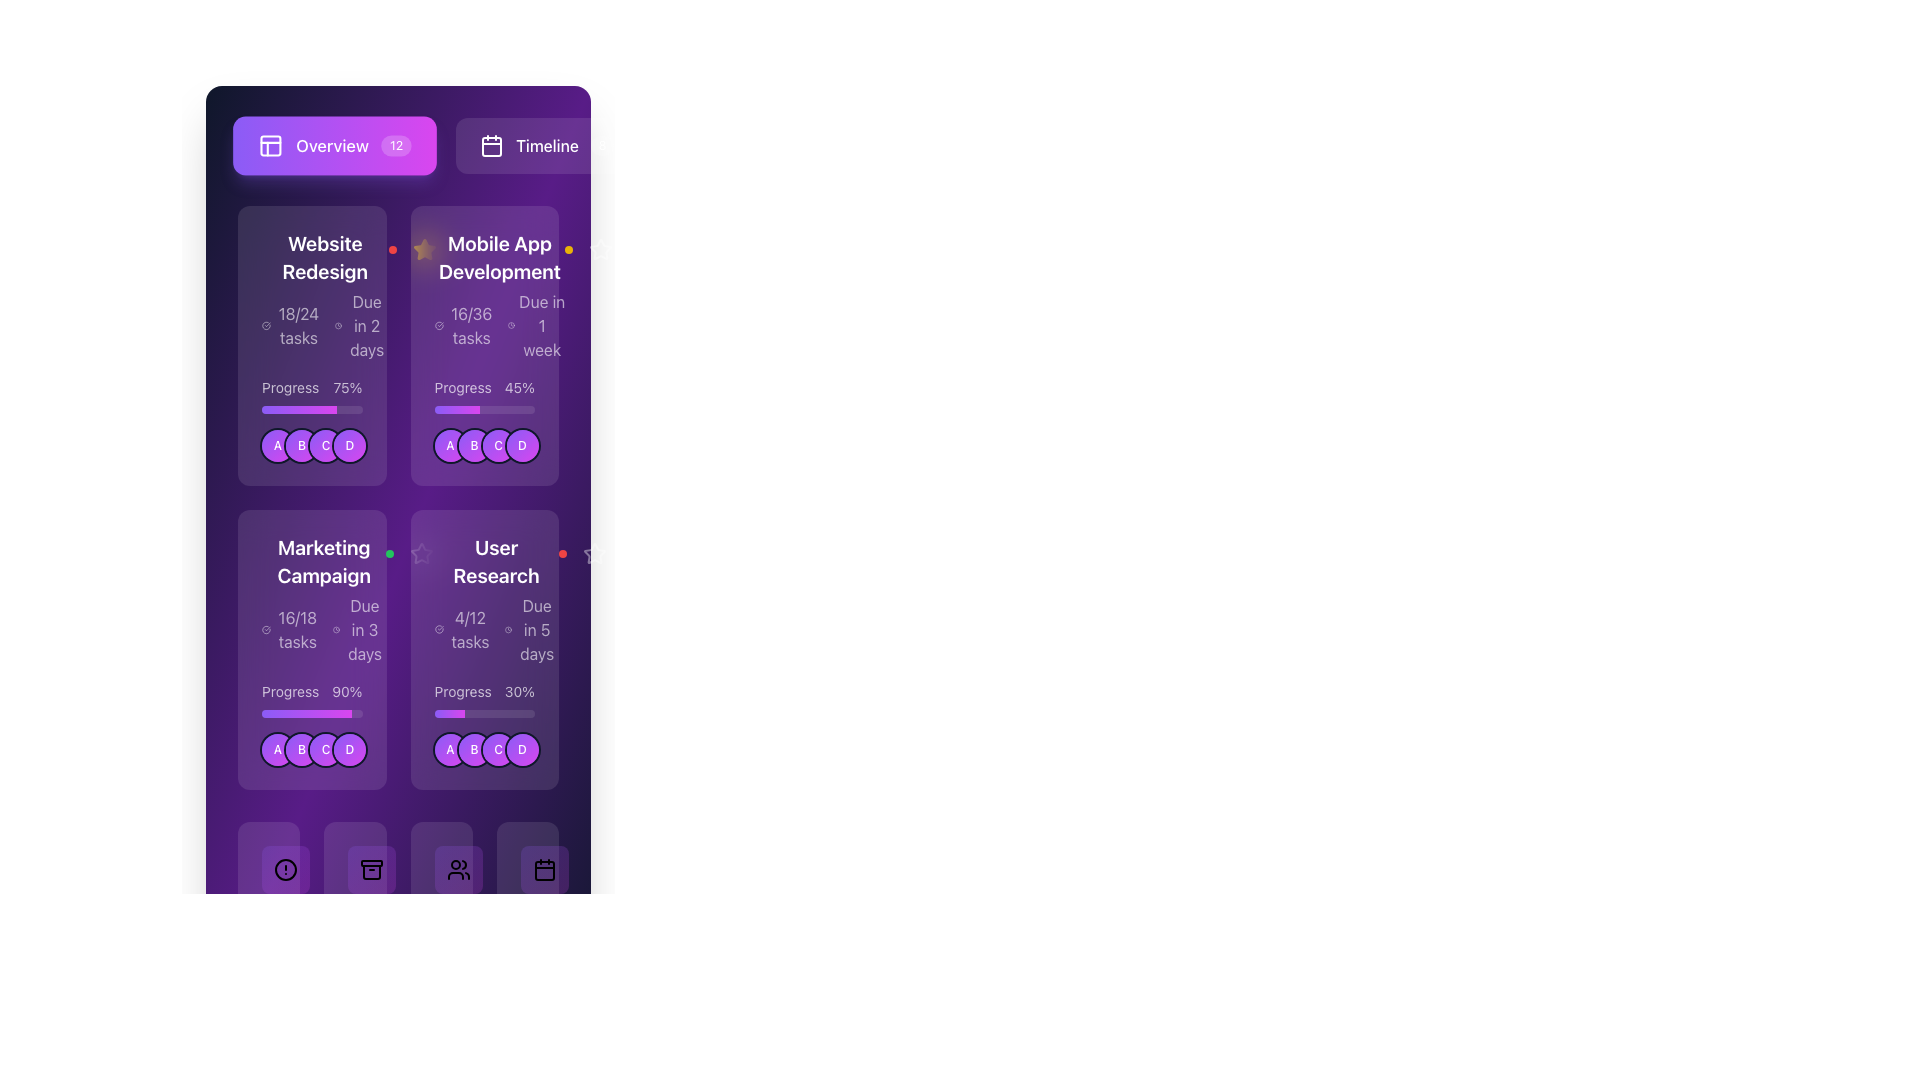  Describe the element at coordinates (311, 296) in the screenshot. I see `the progress status display for the project 'Website Redesign'` at that location.